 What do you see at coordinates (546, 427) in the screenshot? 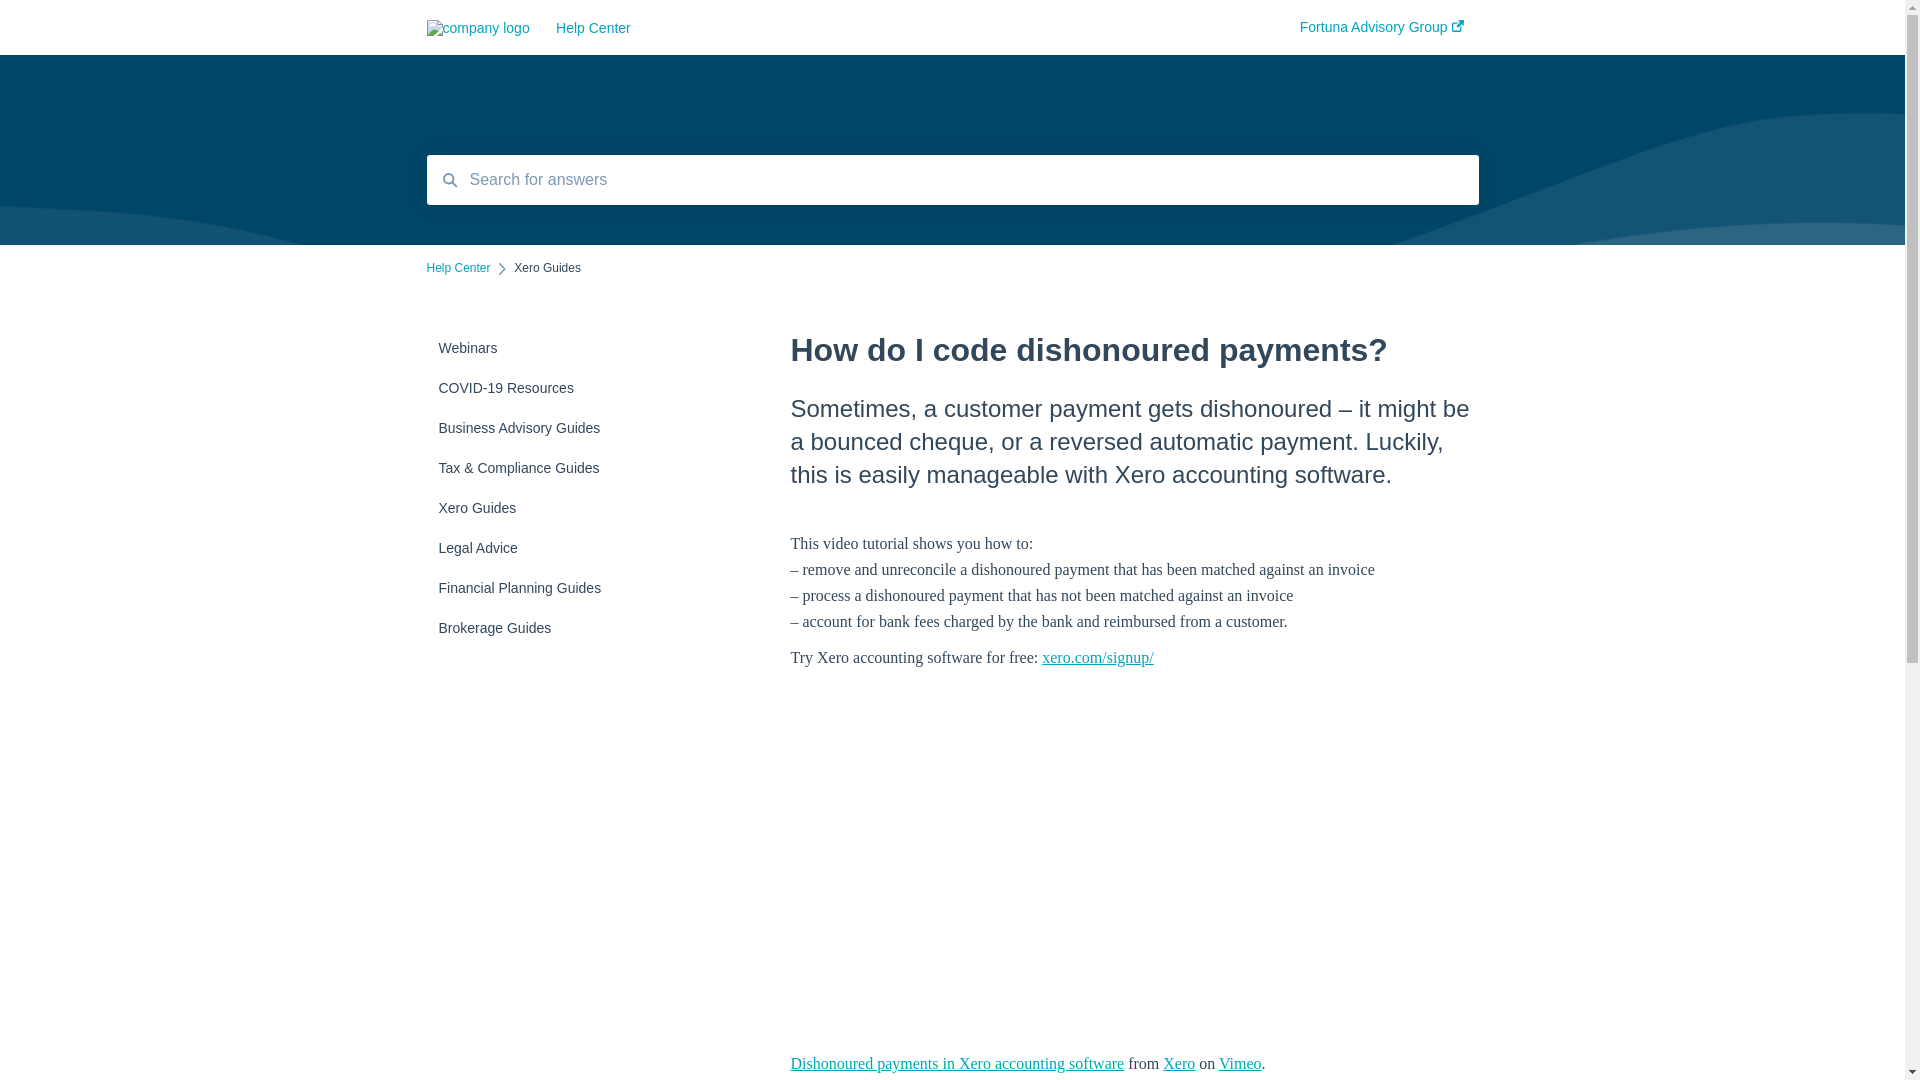
I see `'Business Advisory Guides'` at bounding box center [546, 427].